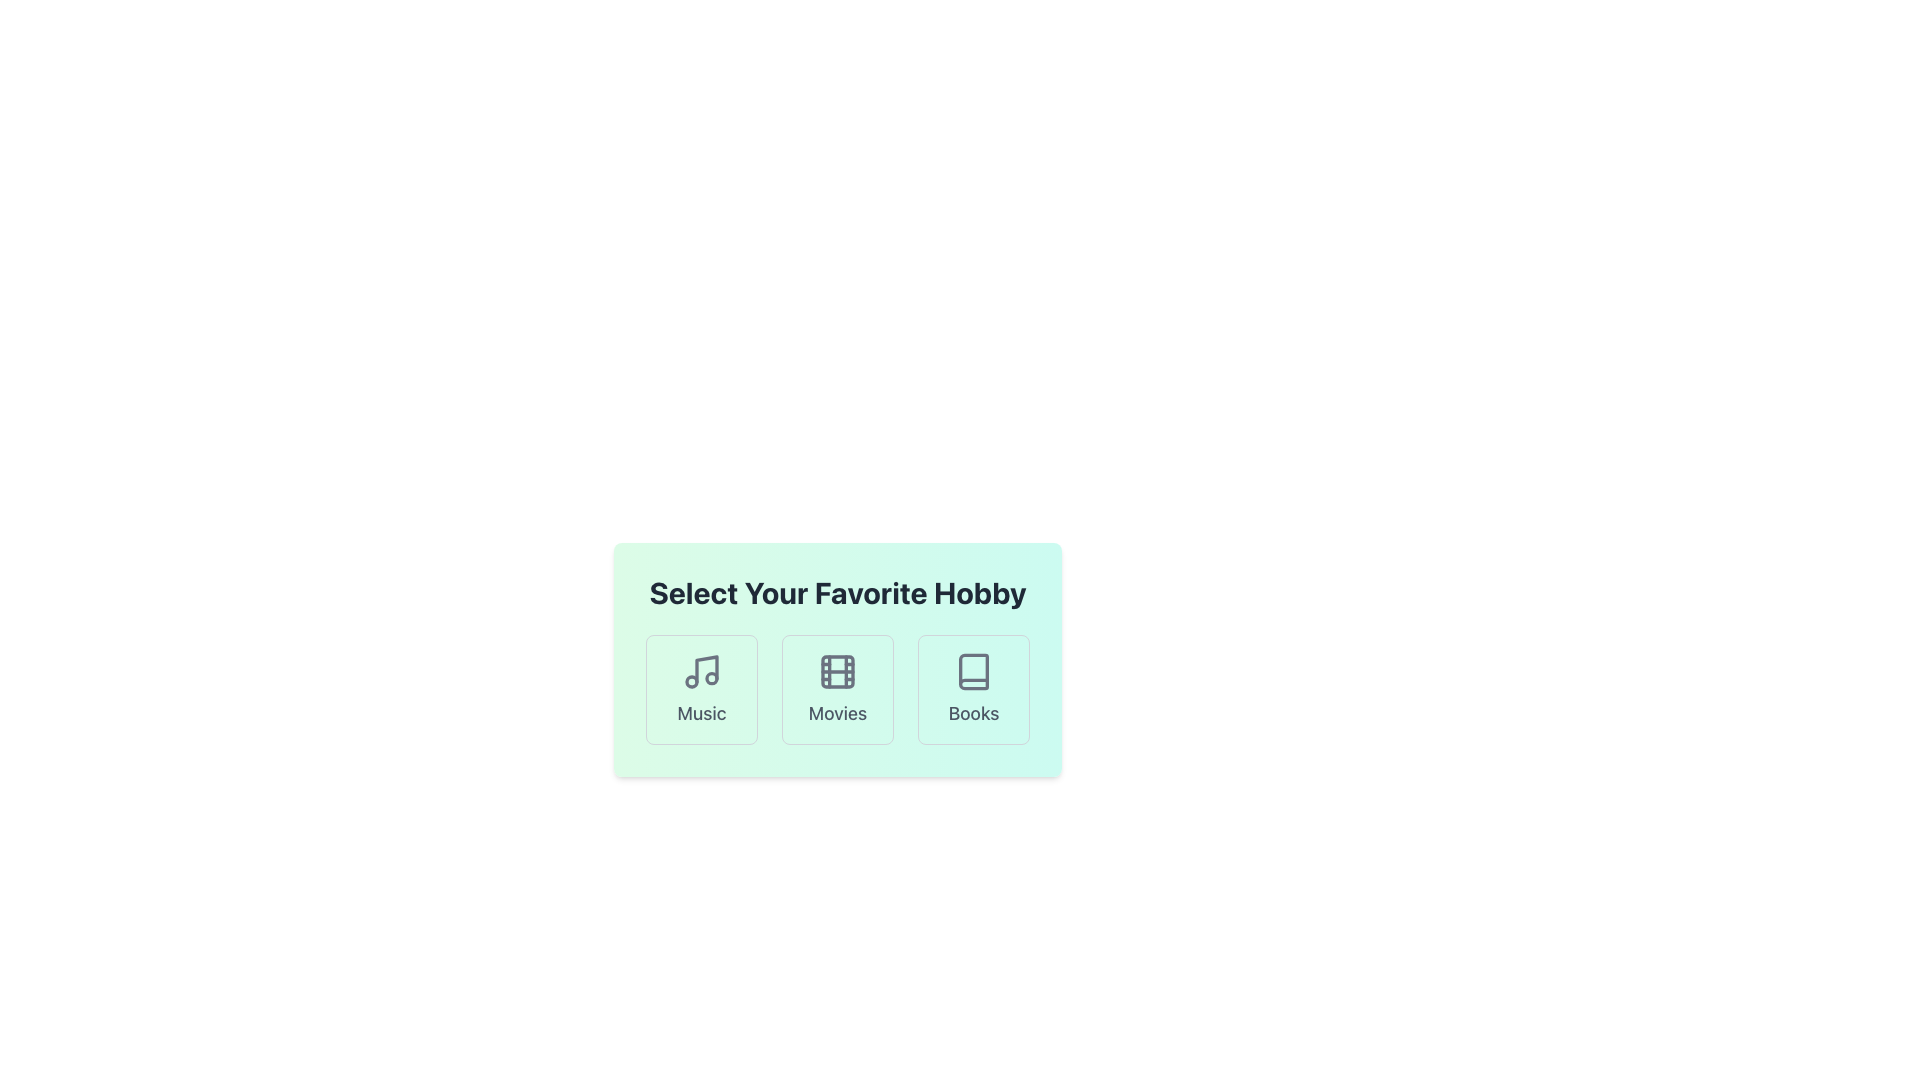 The width and height of the screenshot is (1920, 1080). I want to click on the 'Books' button, which features a book icon above the label 'Books', so click(974, 689).